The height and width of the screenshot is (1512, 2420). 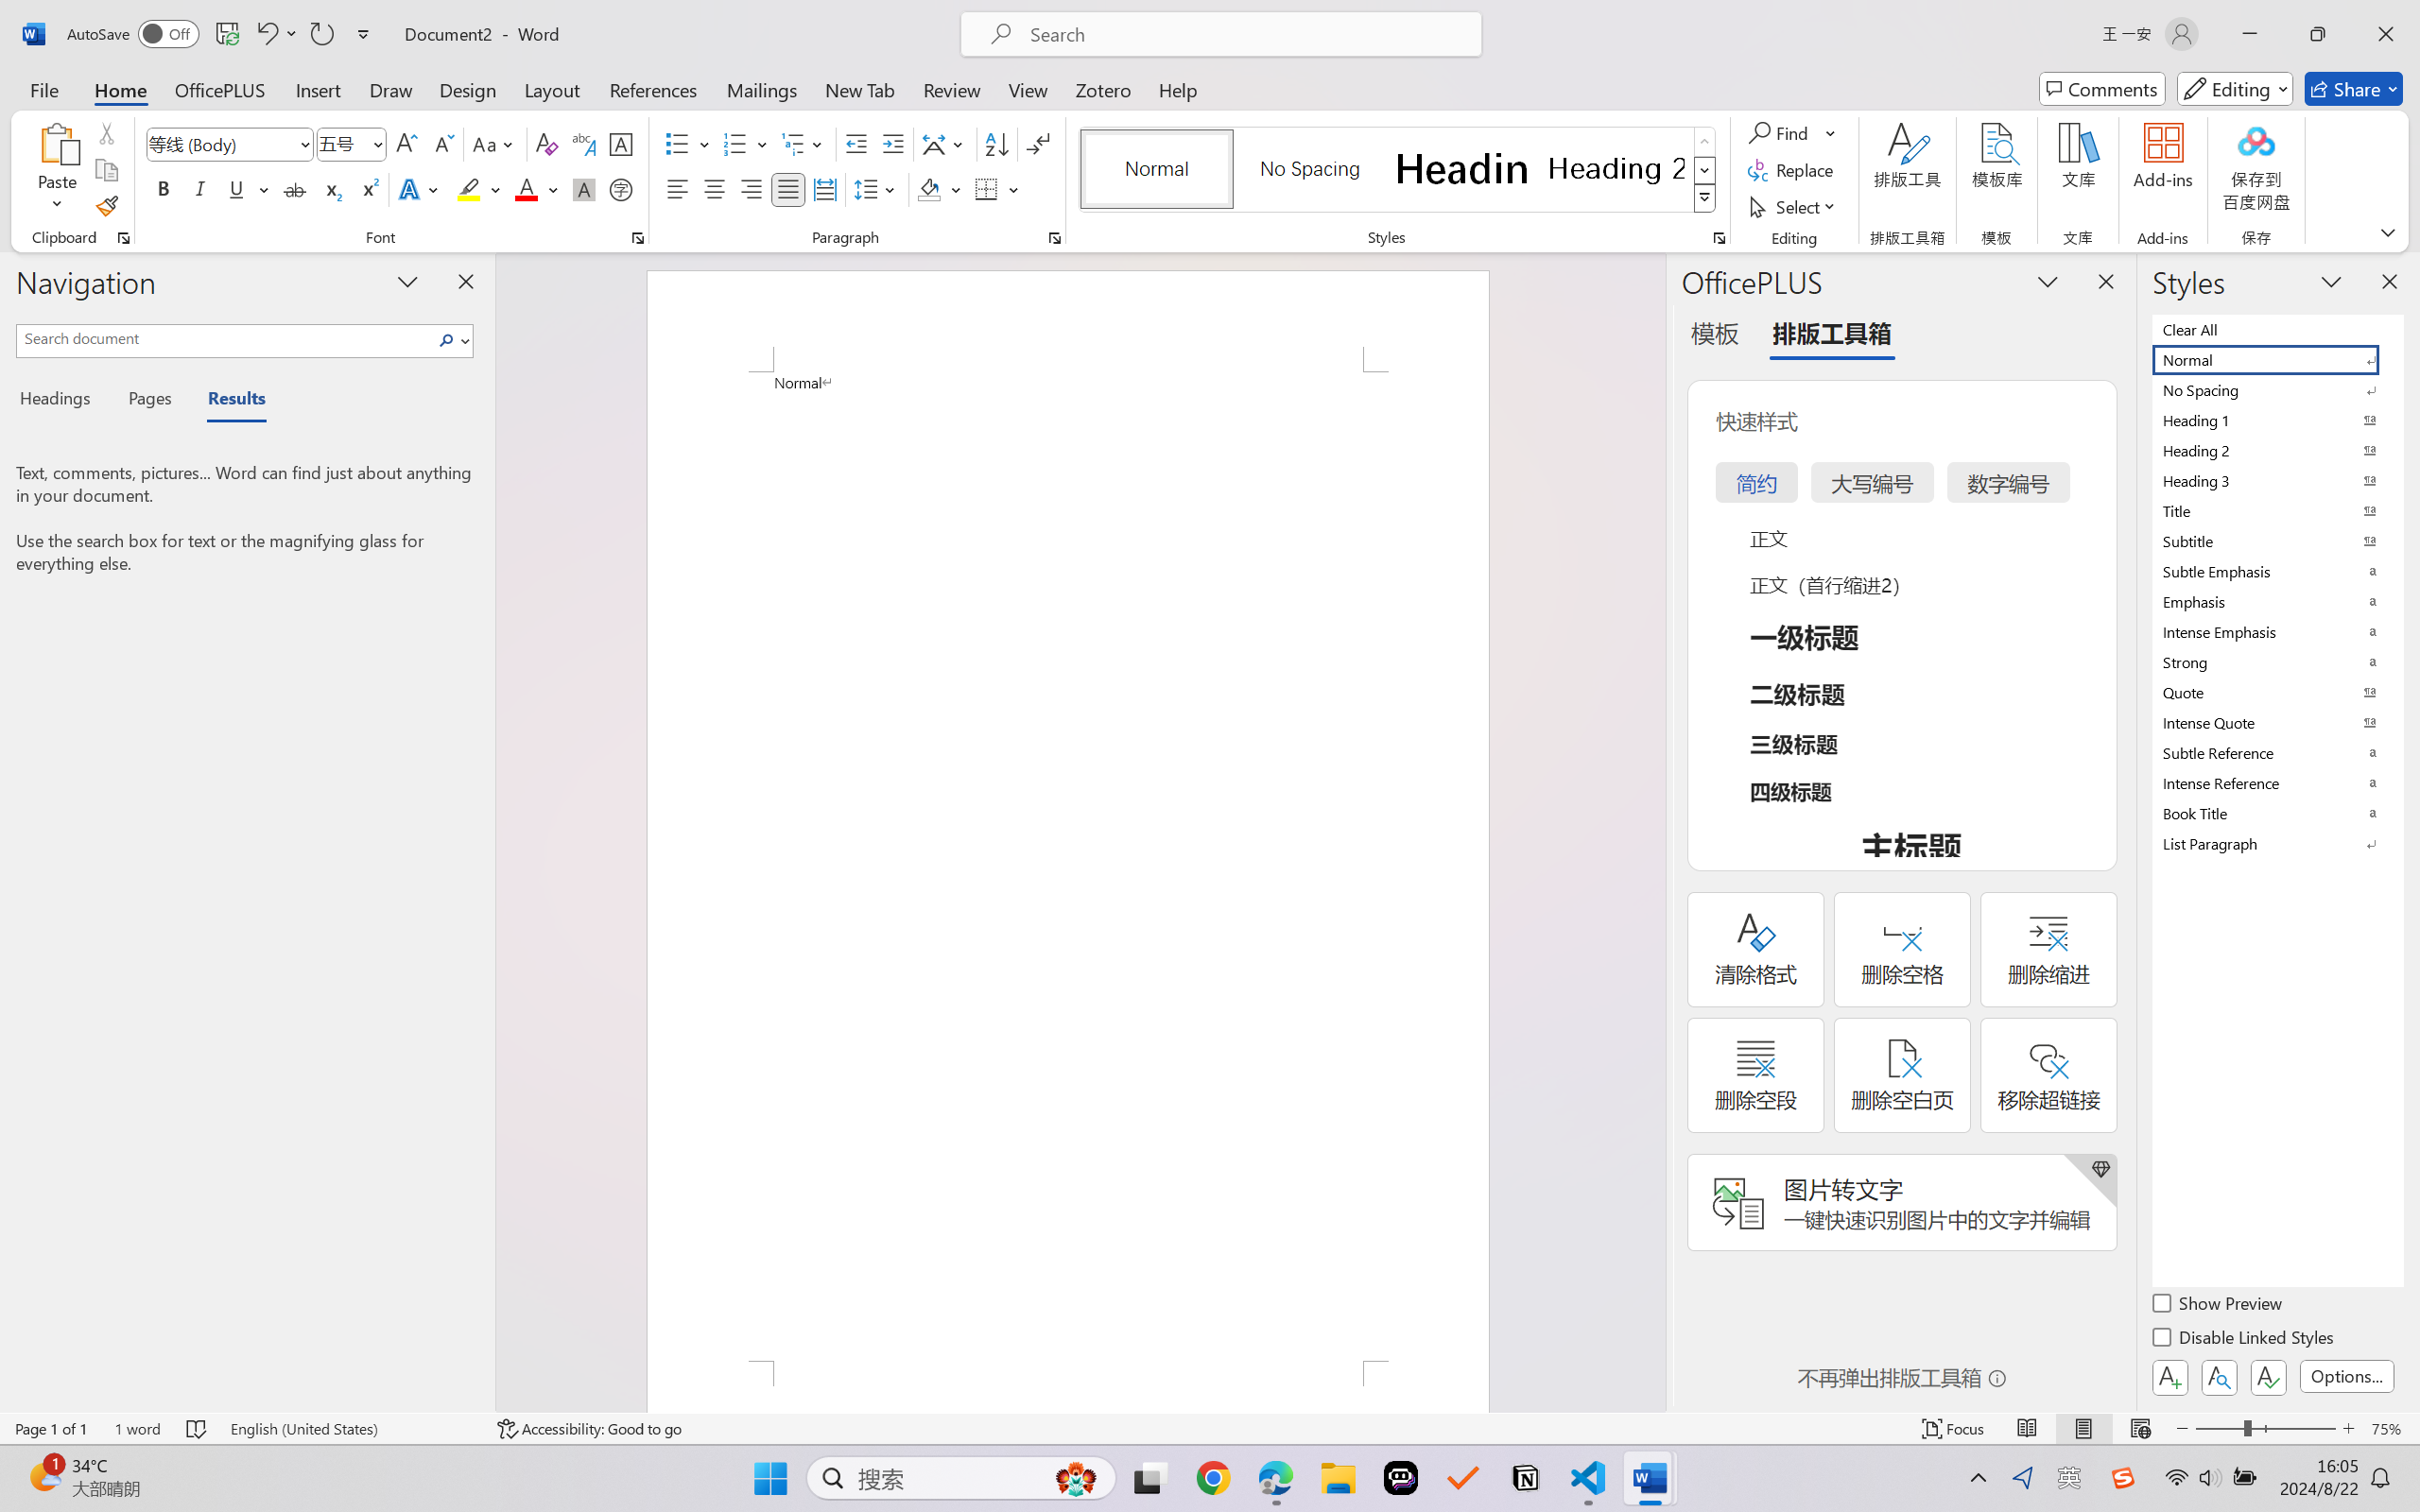 I want to click on 'Language English (United States)', so click(x=350, y=1428).